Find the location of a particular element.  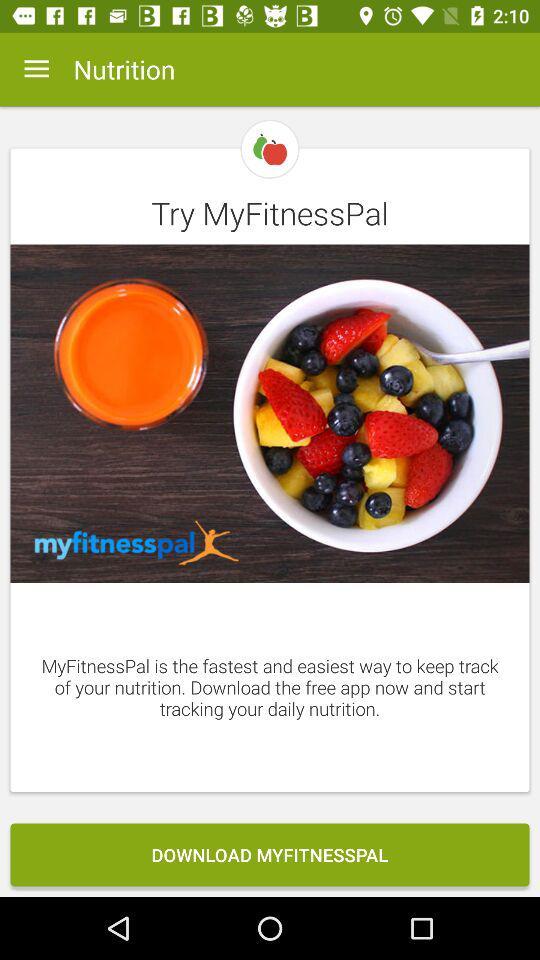

icon at the top left corner is located at coordinates (36, 69).